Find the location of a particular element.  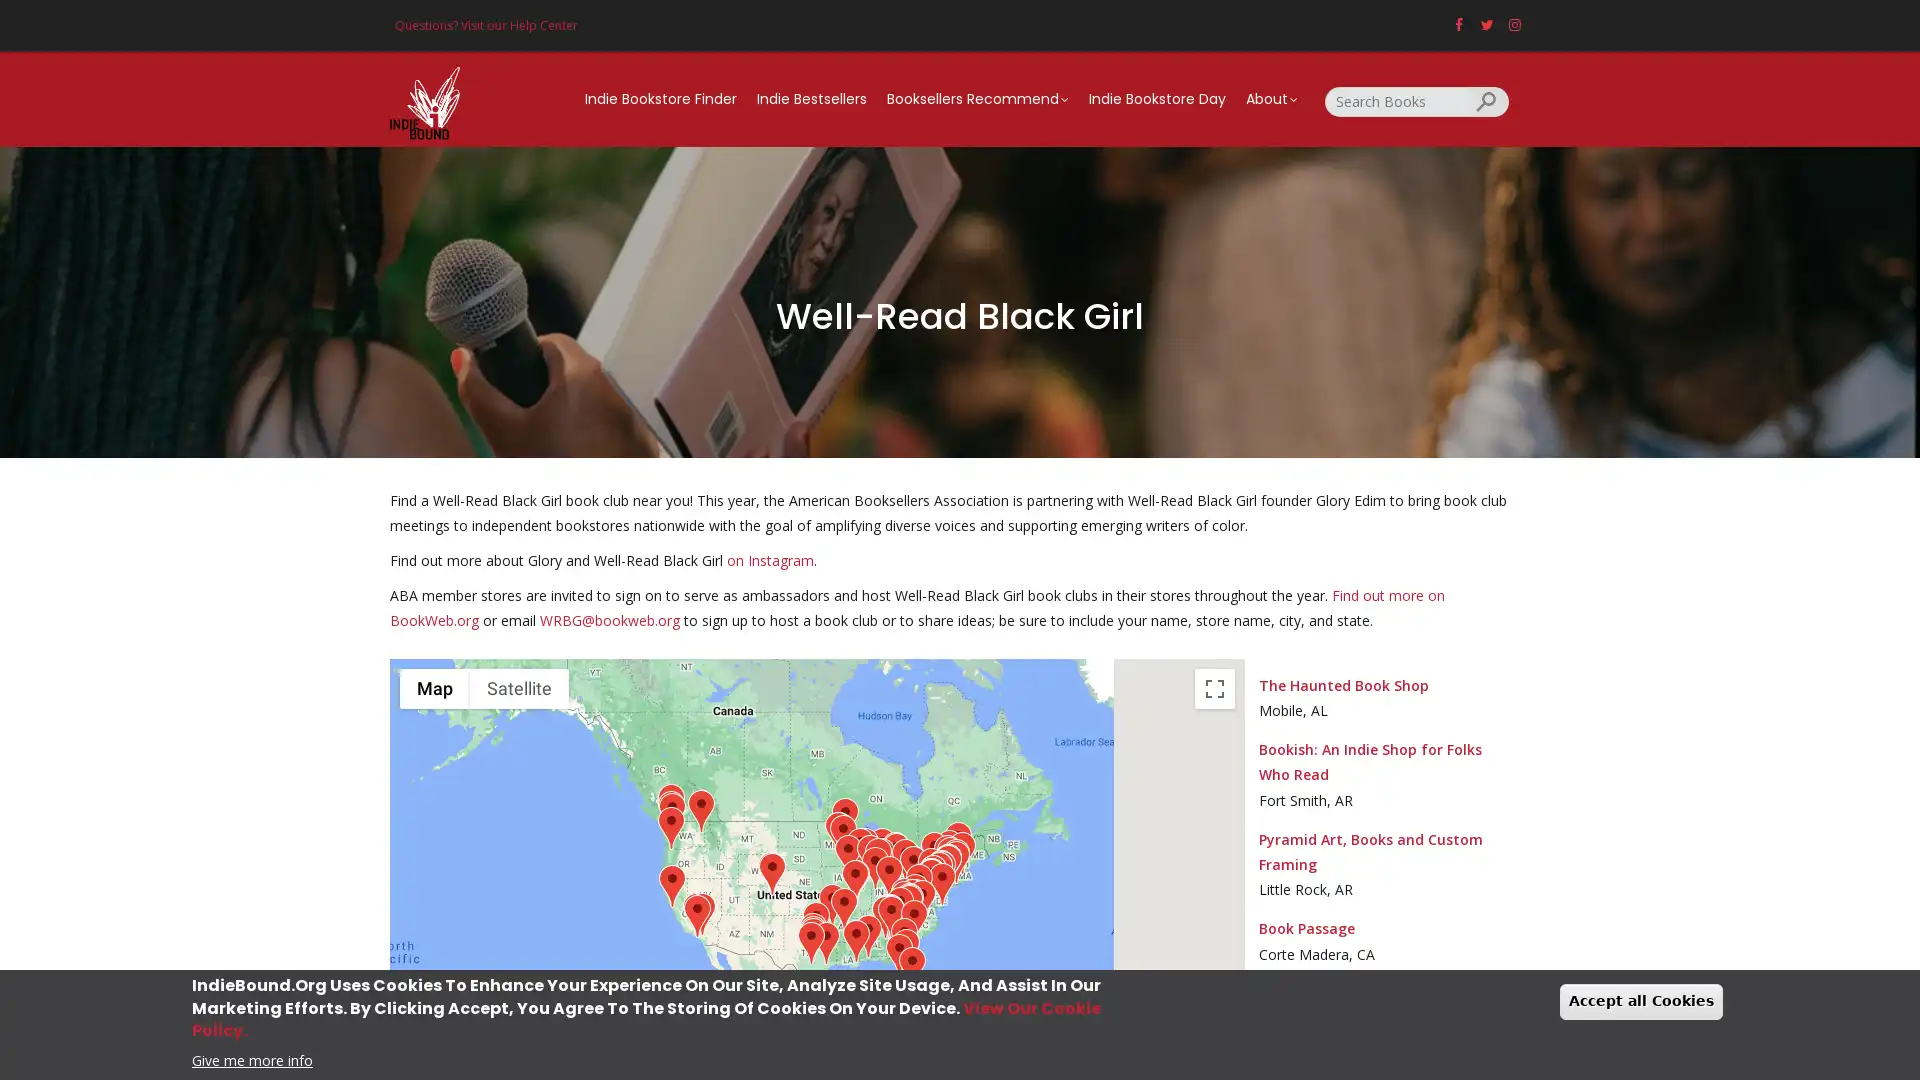

Sankofa Video and Books is located at coordinates (929, 877).